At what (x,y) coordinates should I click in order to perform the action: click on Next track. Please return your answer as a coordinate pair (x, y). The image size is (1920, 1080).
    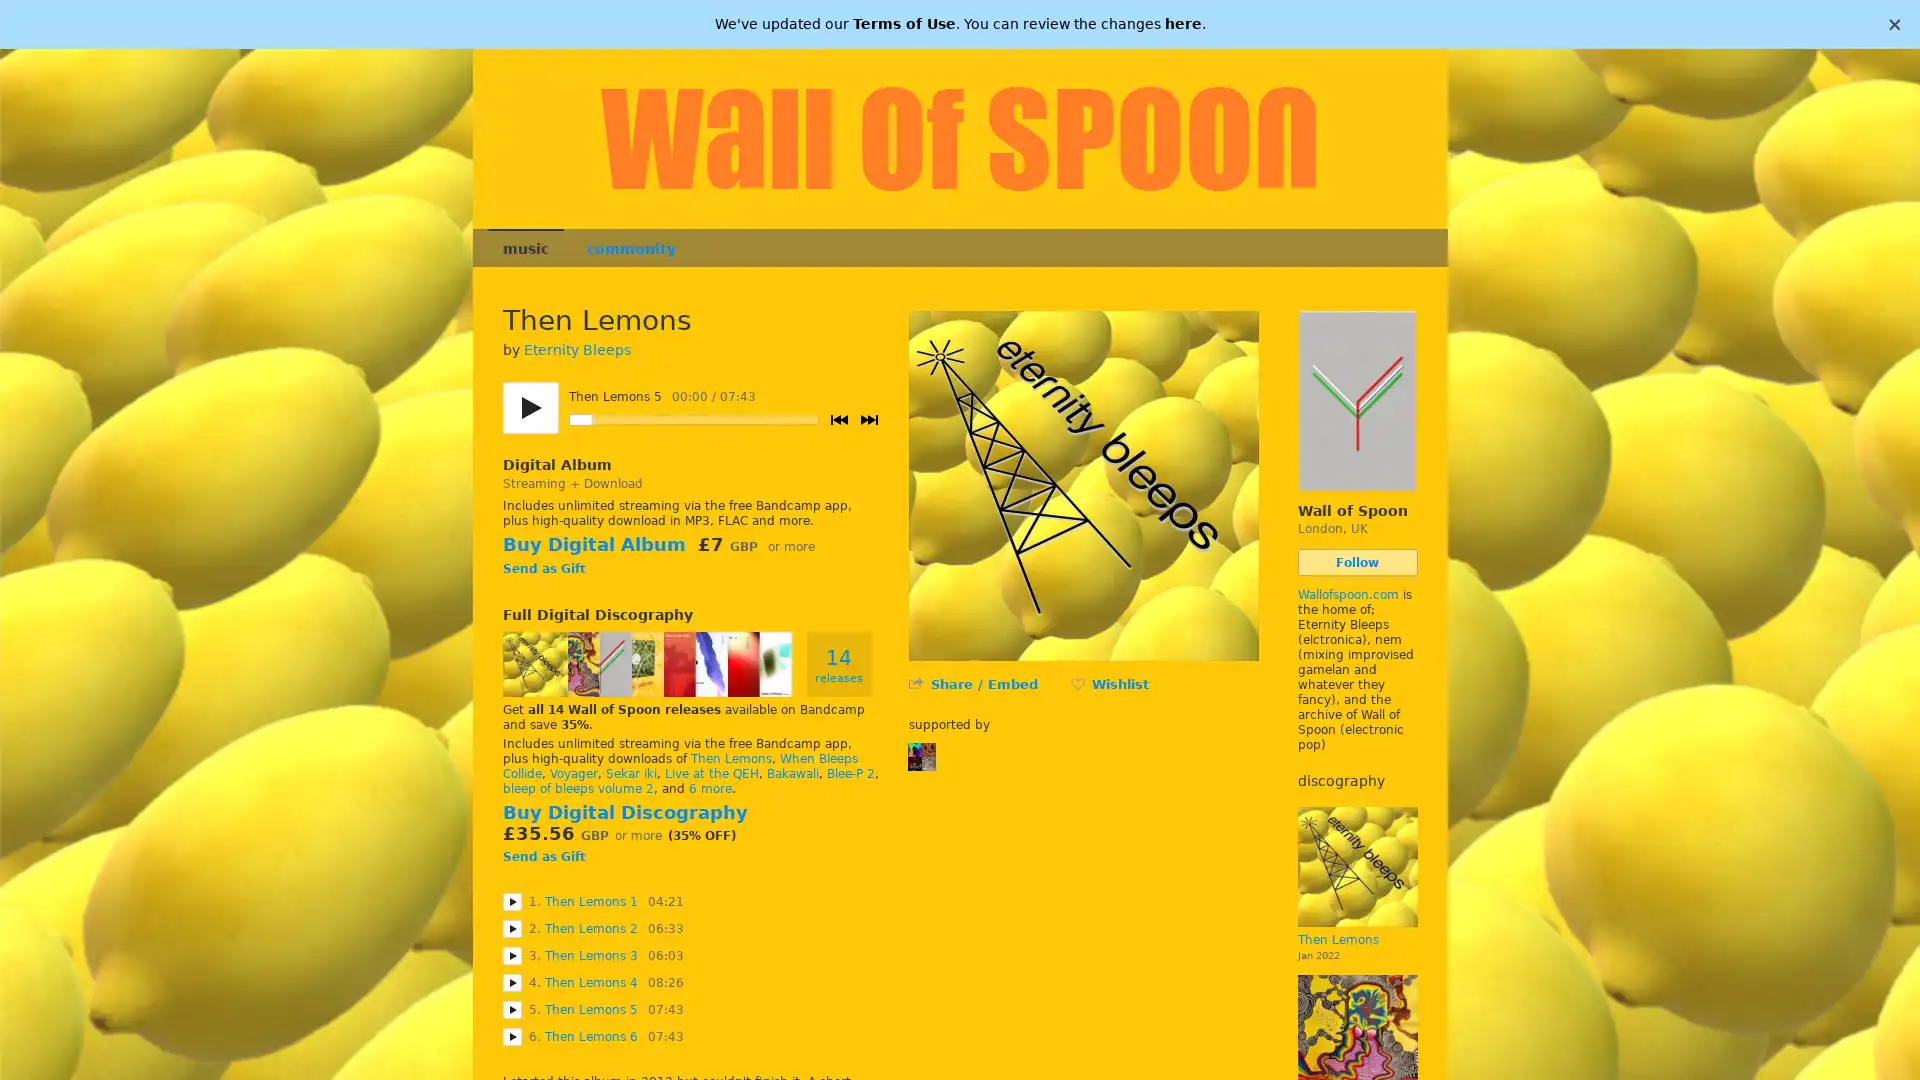
    Looking at the image, I should click on (868, 419).